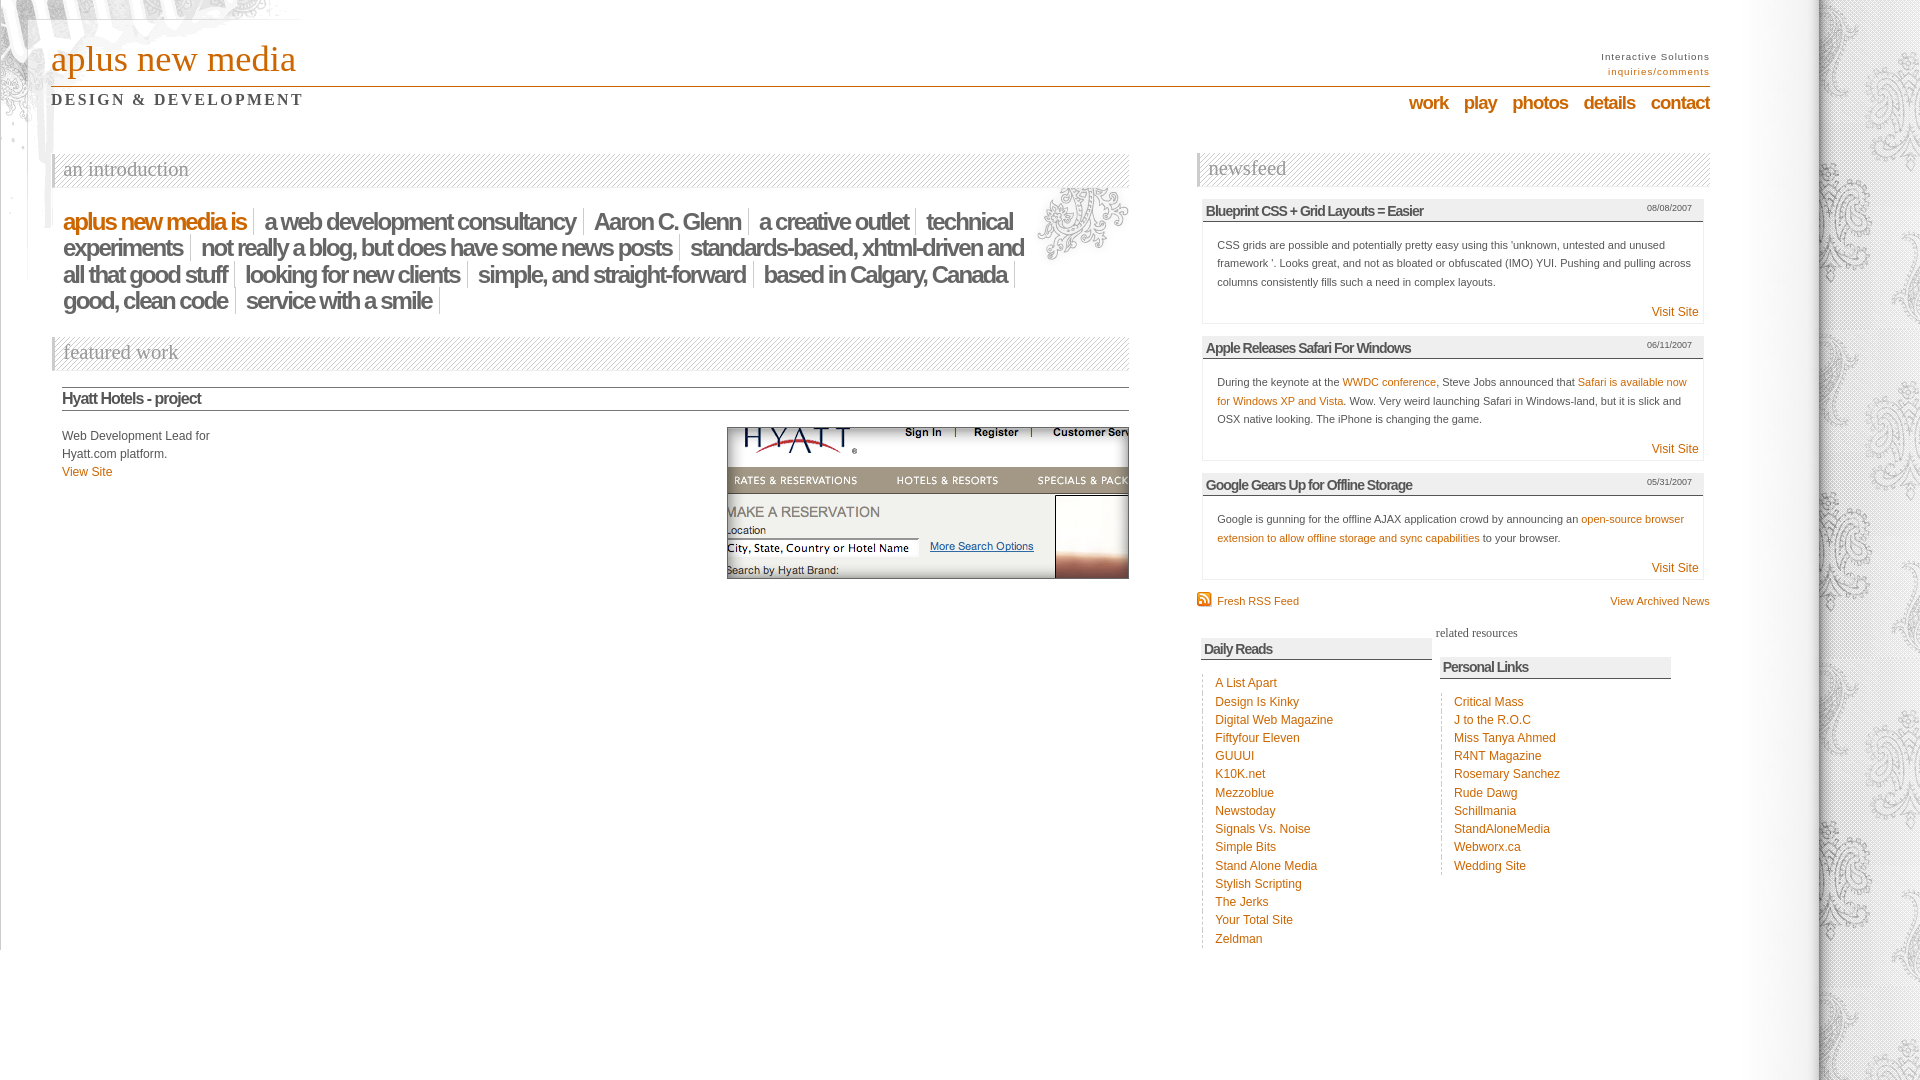  What do you see at coordinates (1554, 720) in the screenshot?
I see `'J to the R.O.C'` at bounding box center [1554, 720].